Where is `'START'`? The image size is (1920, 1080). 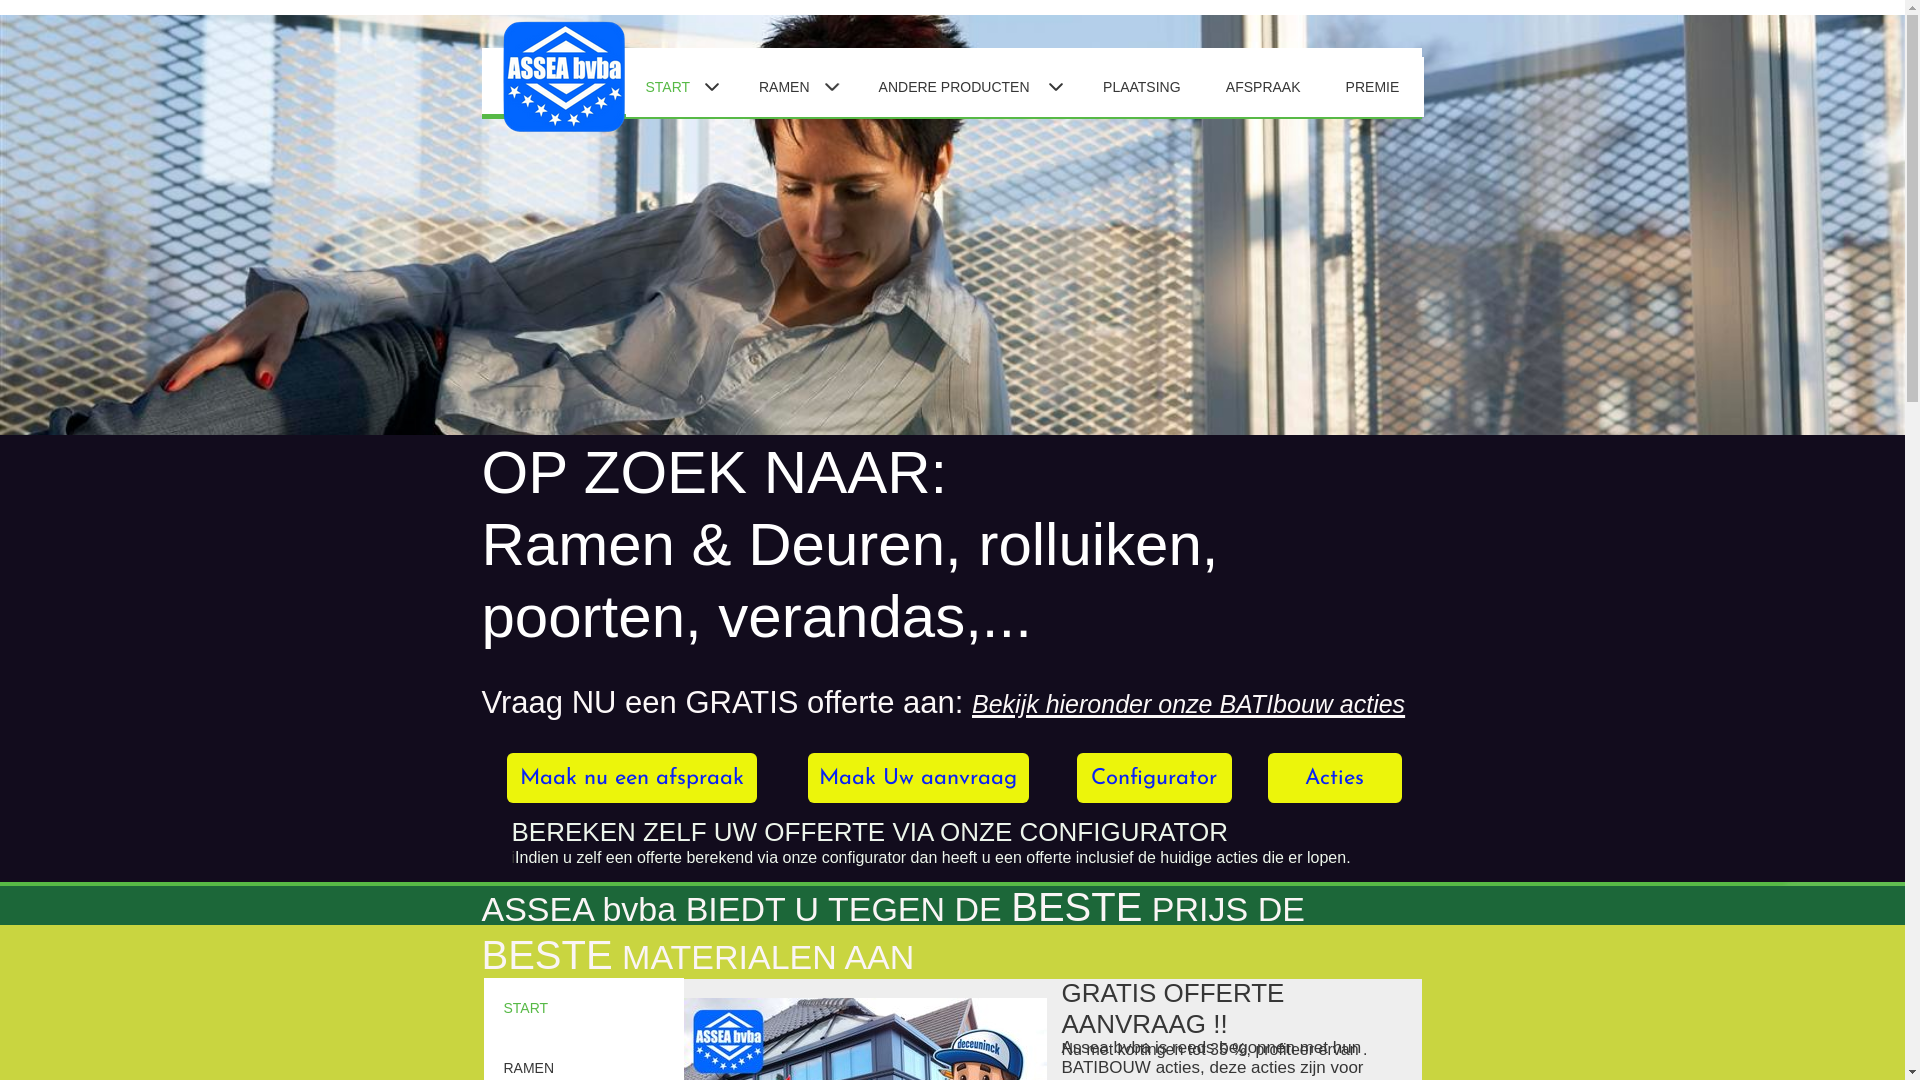
'START' is located at coordinates (682, 84).